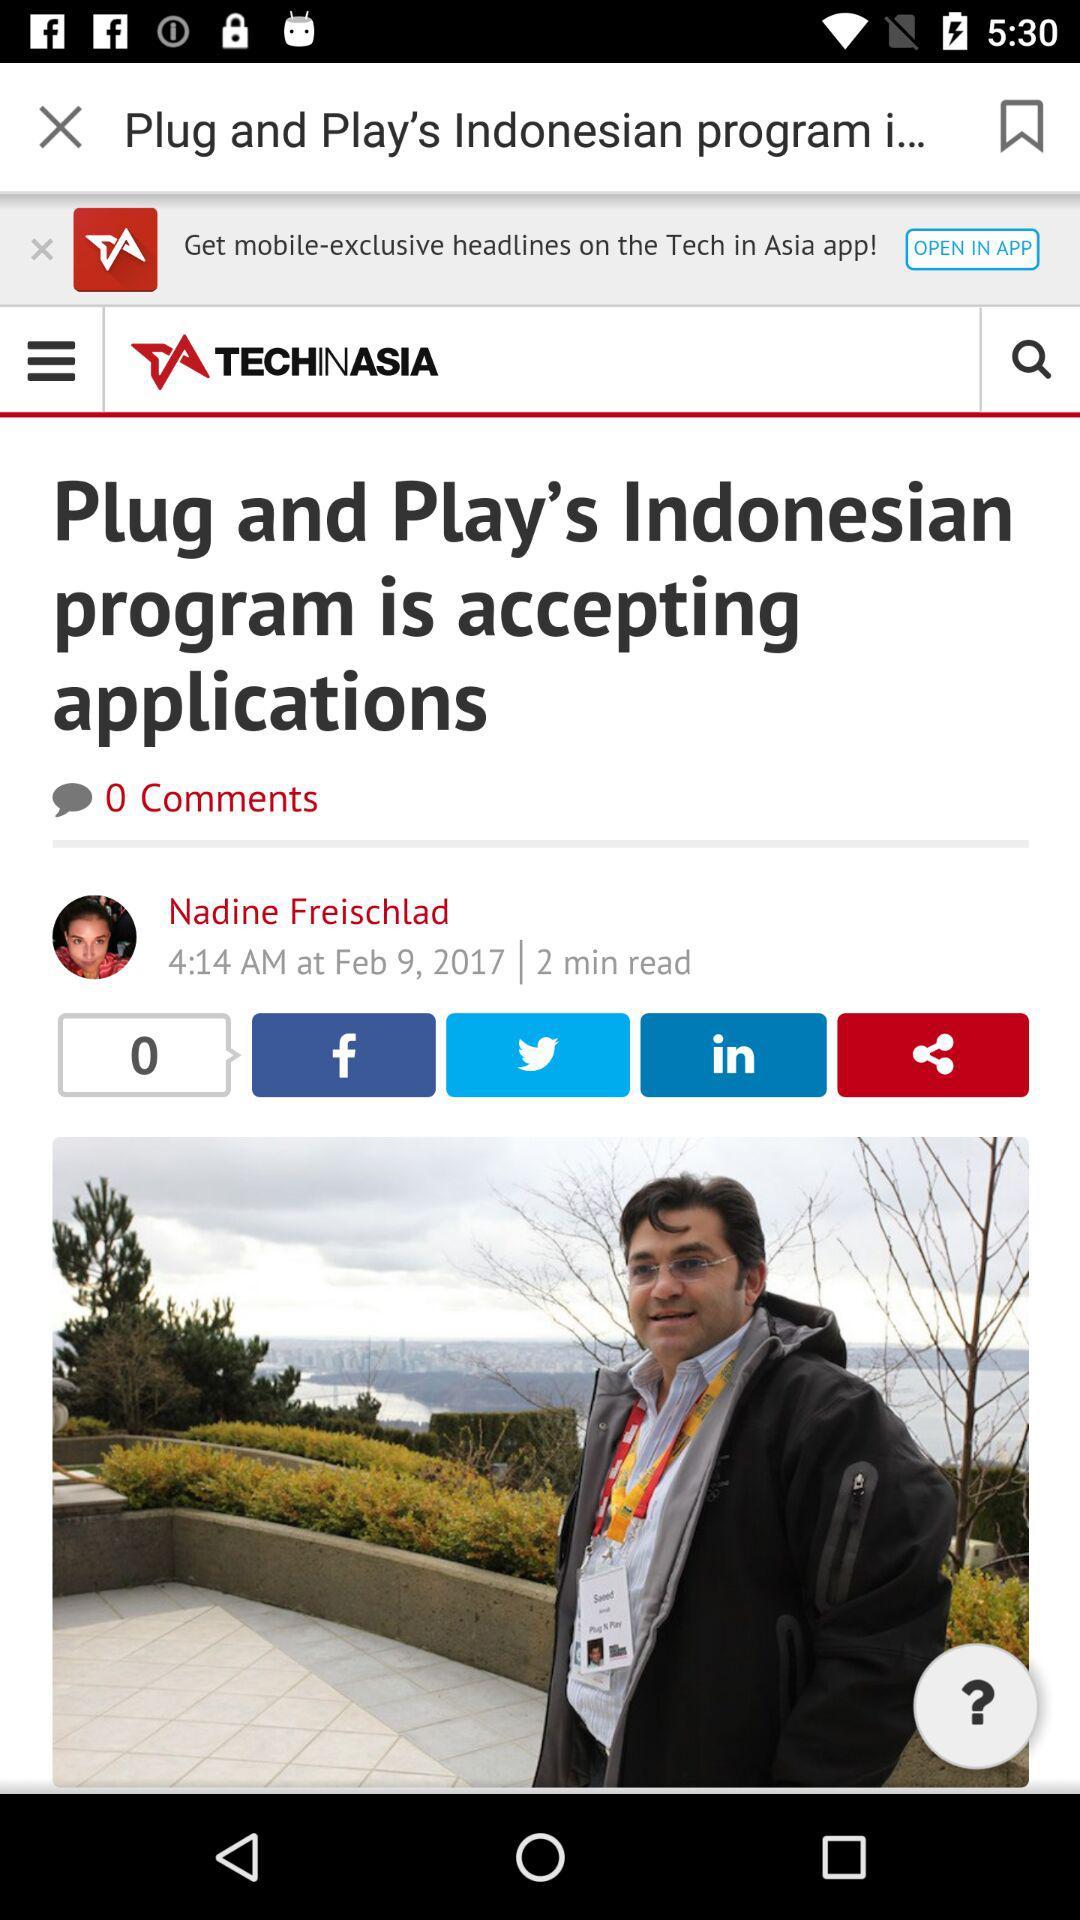 Image resolution: width=1080 pixels, height=1920 pixels. What do you see at coordinates (1018, 127) in the screenshot?
I see `the bookmark icon` at bounding box center [1018, 127].